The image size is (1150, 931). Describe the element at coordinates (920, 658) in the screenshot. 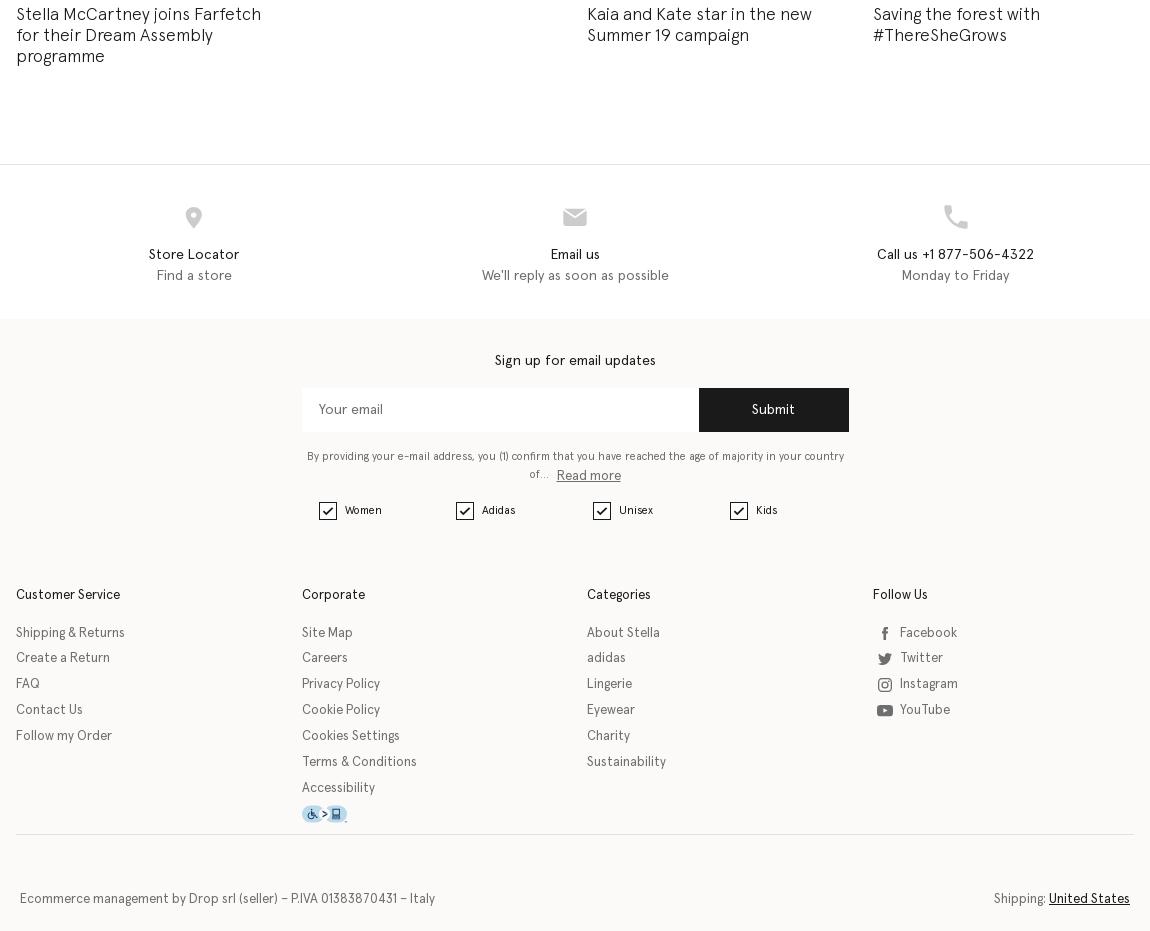

I see `'Twitter'` at that location.